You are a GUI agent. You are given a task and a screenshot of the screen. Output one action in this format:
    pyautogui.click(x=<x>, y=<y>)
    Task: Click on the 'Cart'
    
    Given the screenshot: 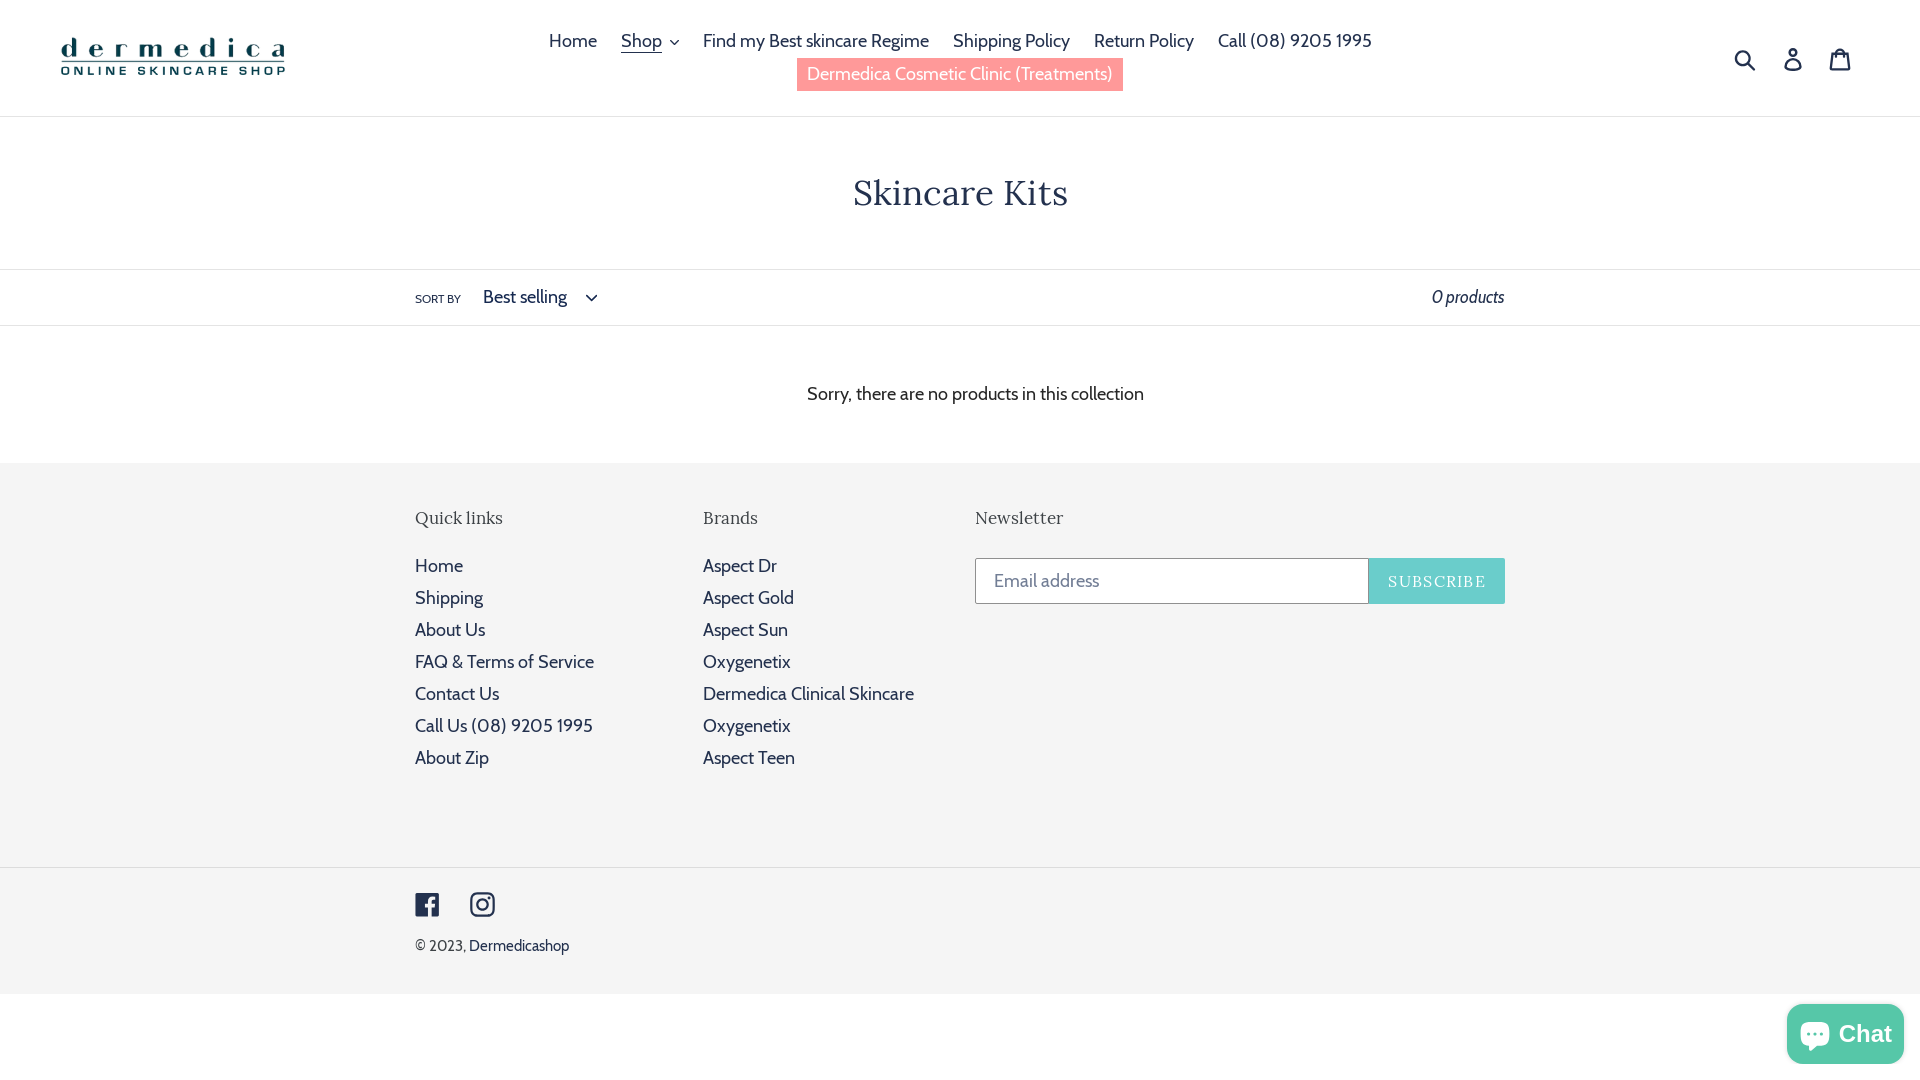 What is the action you would take?
    pyautogui.click(x=1840, y=56)
    